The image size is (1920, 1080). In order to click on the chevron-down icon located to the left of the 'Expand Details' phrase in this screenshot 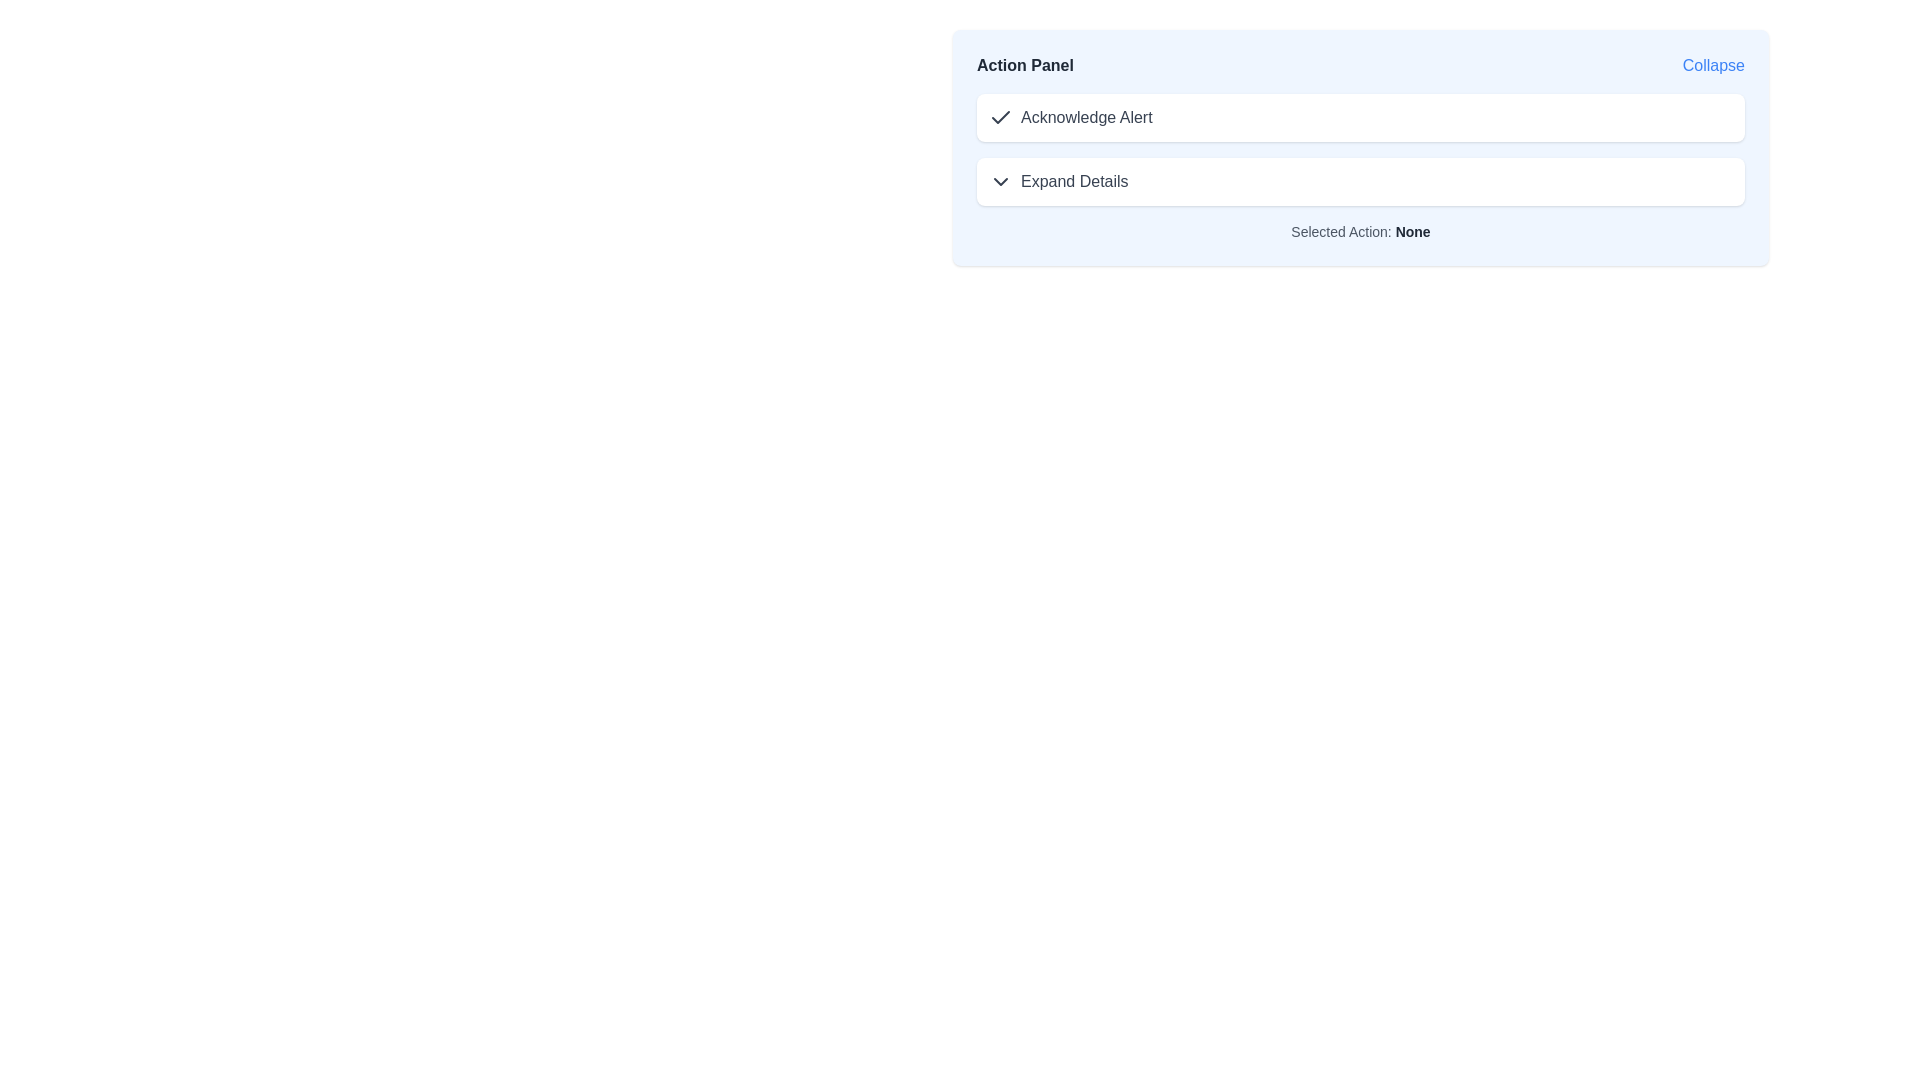, I will do `click(1001, 181)`.